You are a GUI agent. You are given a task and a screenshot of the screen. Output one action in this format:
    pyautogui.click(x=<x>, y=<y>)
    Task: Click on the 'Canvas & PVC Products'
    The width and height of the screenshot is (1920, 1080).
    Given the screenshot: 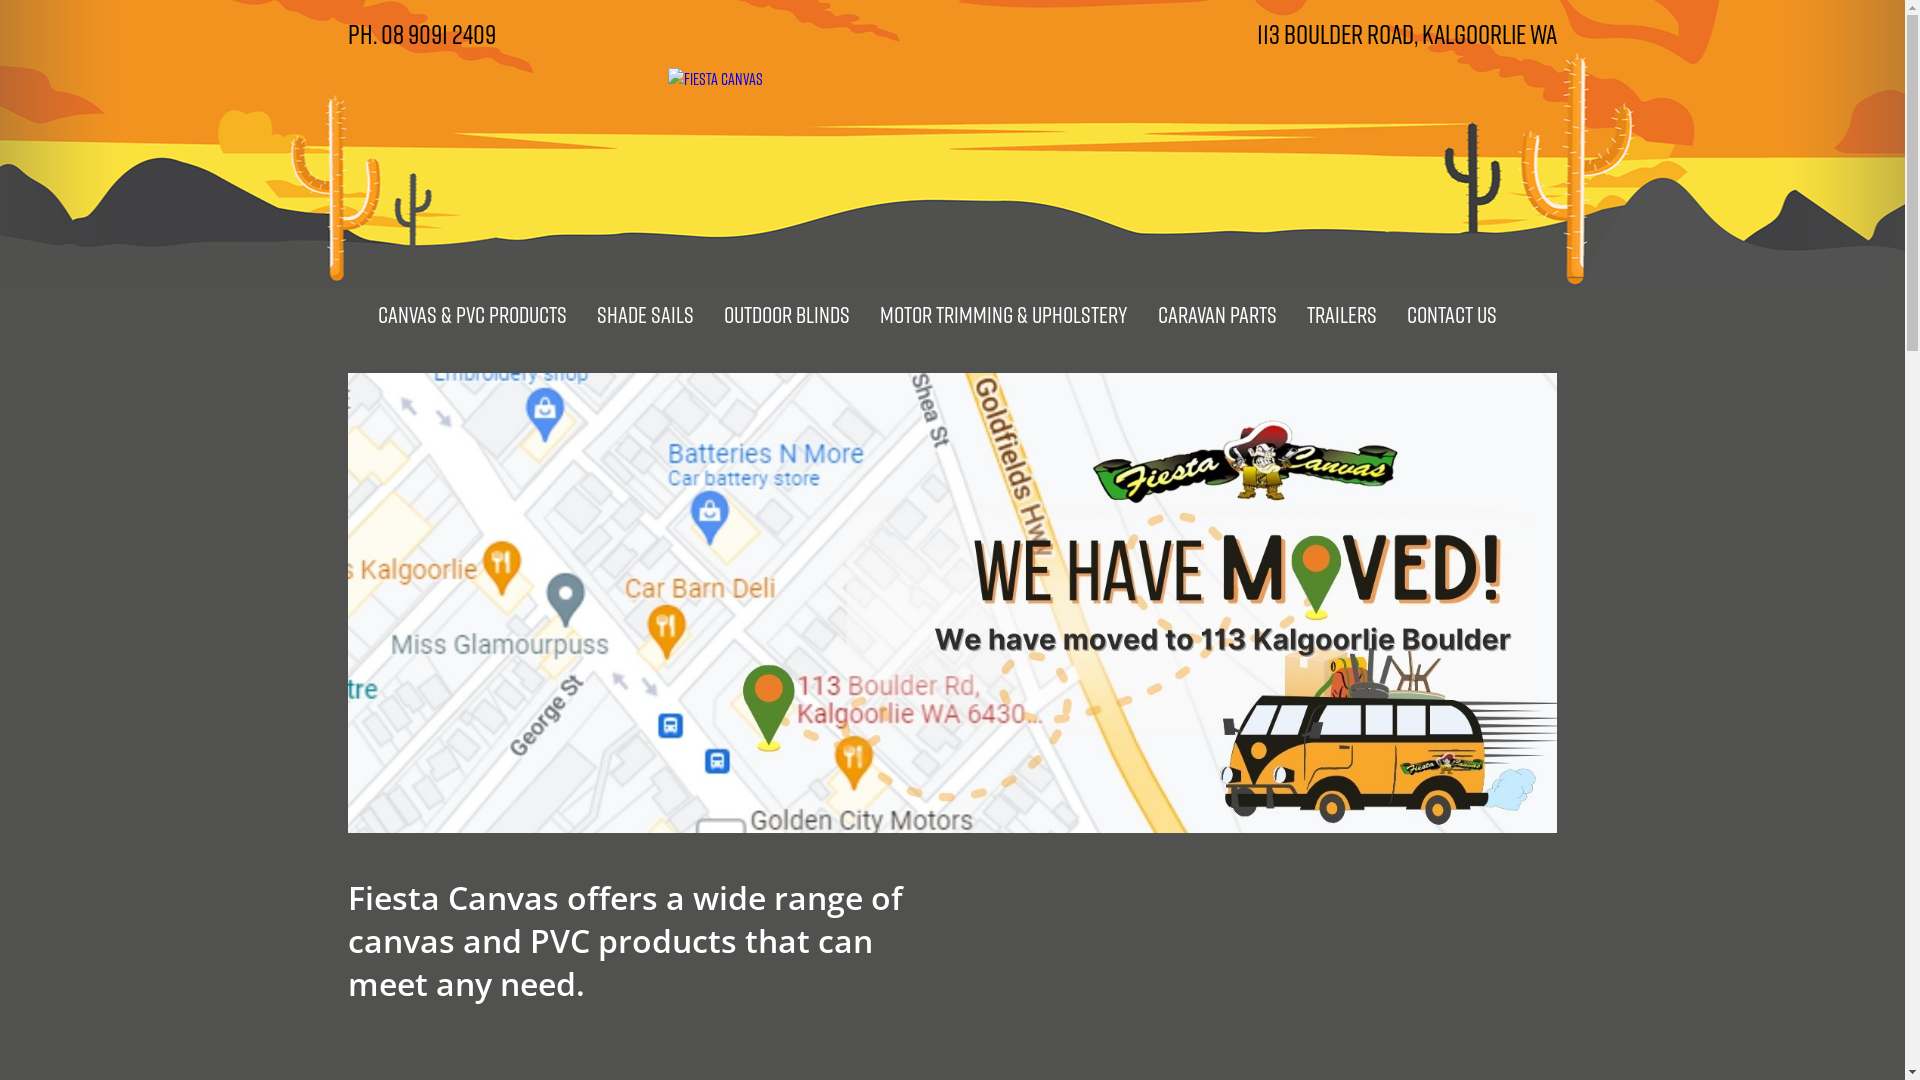 What is the action you would take?
    pyautogui.click(x=470, y=314)
    